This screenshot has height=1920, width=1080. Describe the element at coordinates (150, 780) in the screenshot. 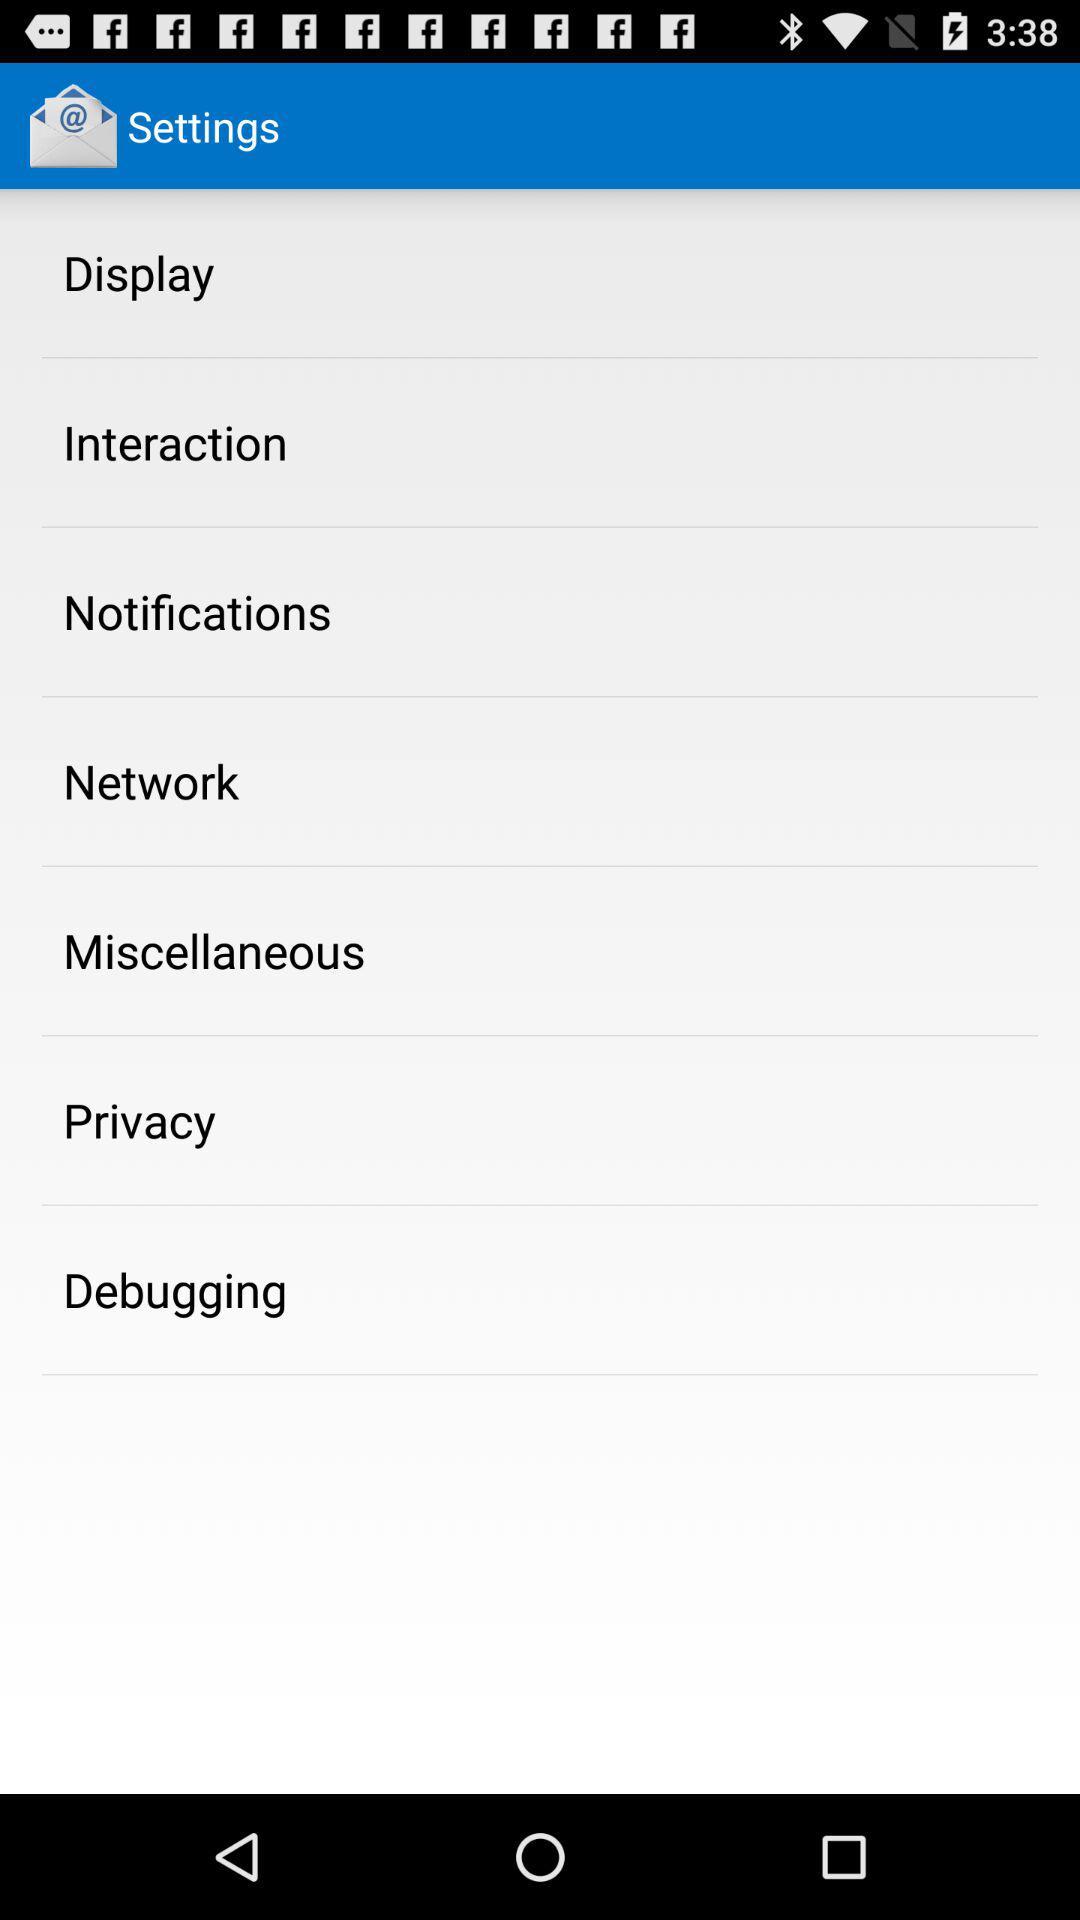

I see `the item above the miscellaneous app` at that location.